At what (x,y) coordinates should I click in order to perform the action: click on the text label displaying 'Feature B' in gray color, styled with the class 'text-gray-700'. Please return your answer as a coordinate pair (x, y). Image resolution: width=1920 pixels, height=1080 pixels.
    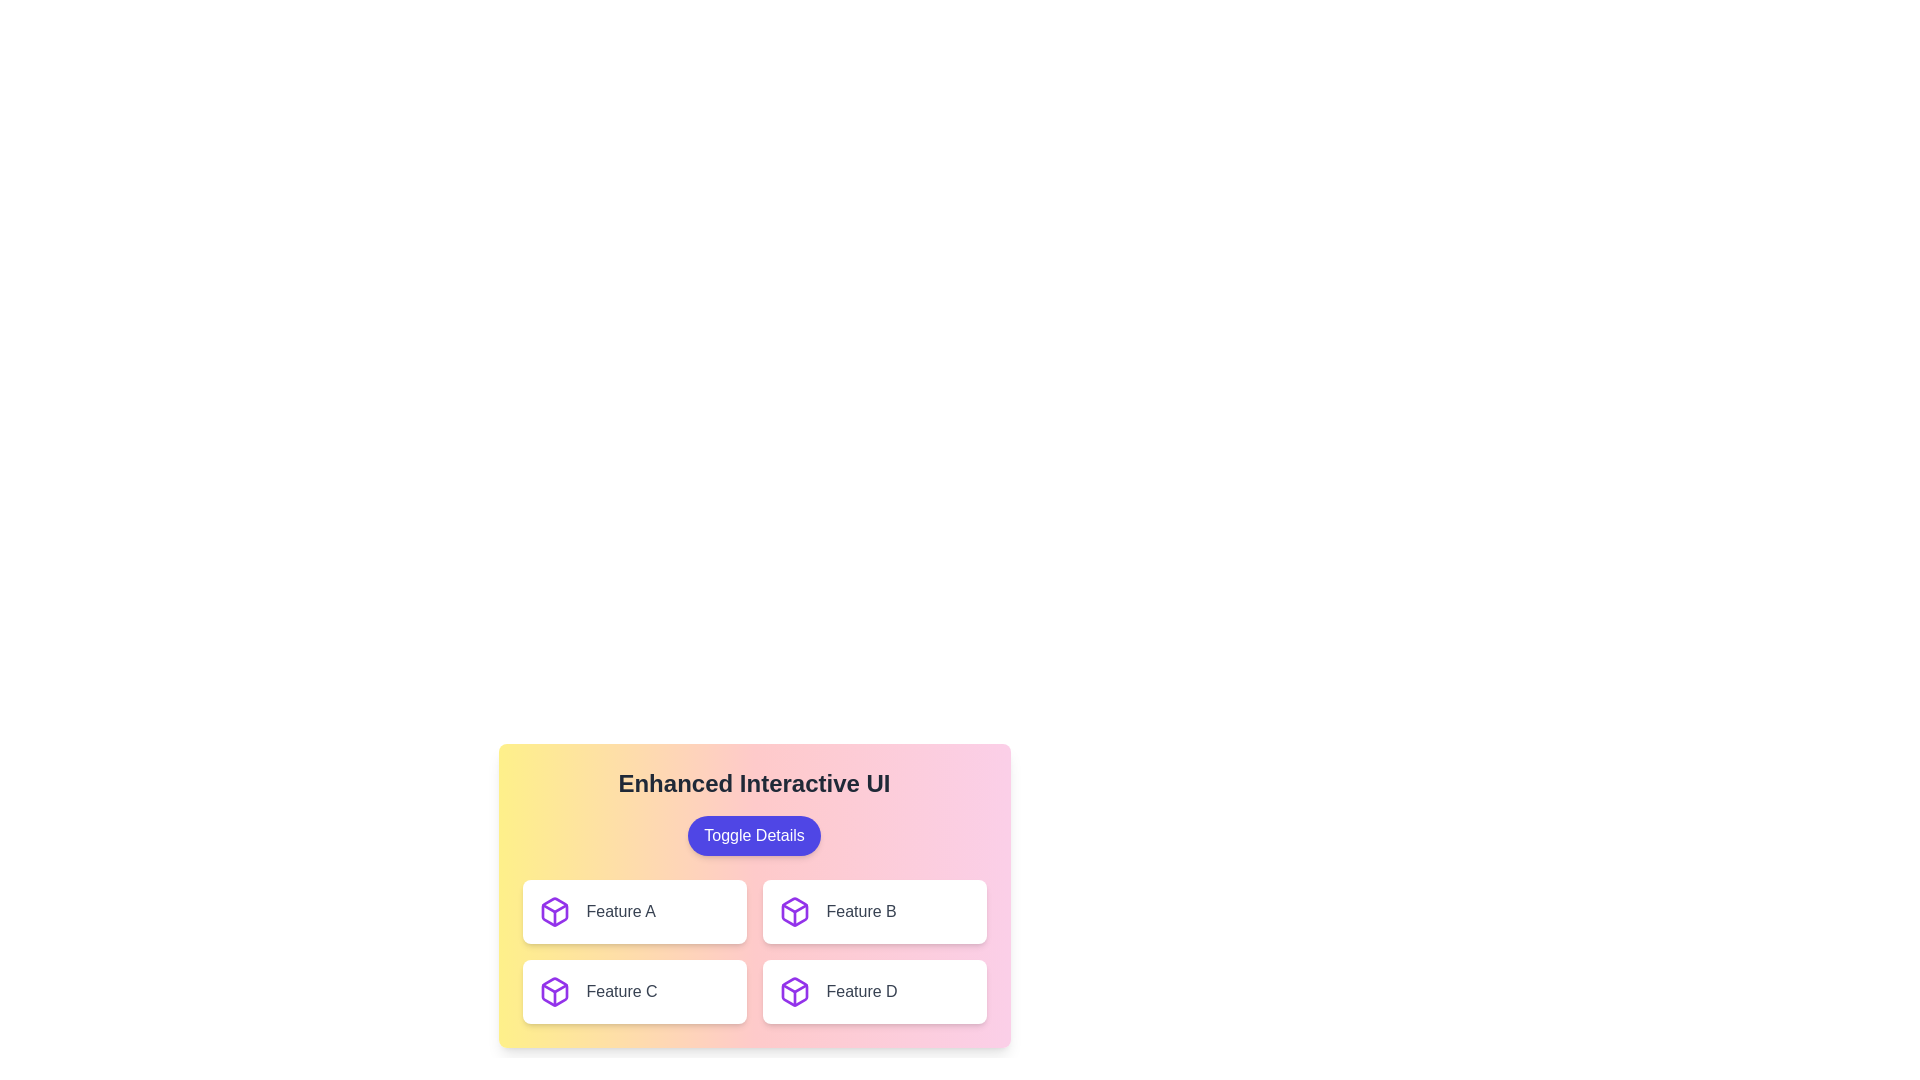
    Looking at the image, I should click on (861, 911).